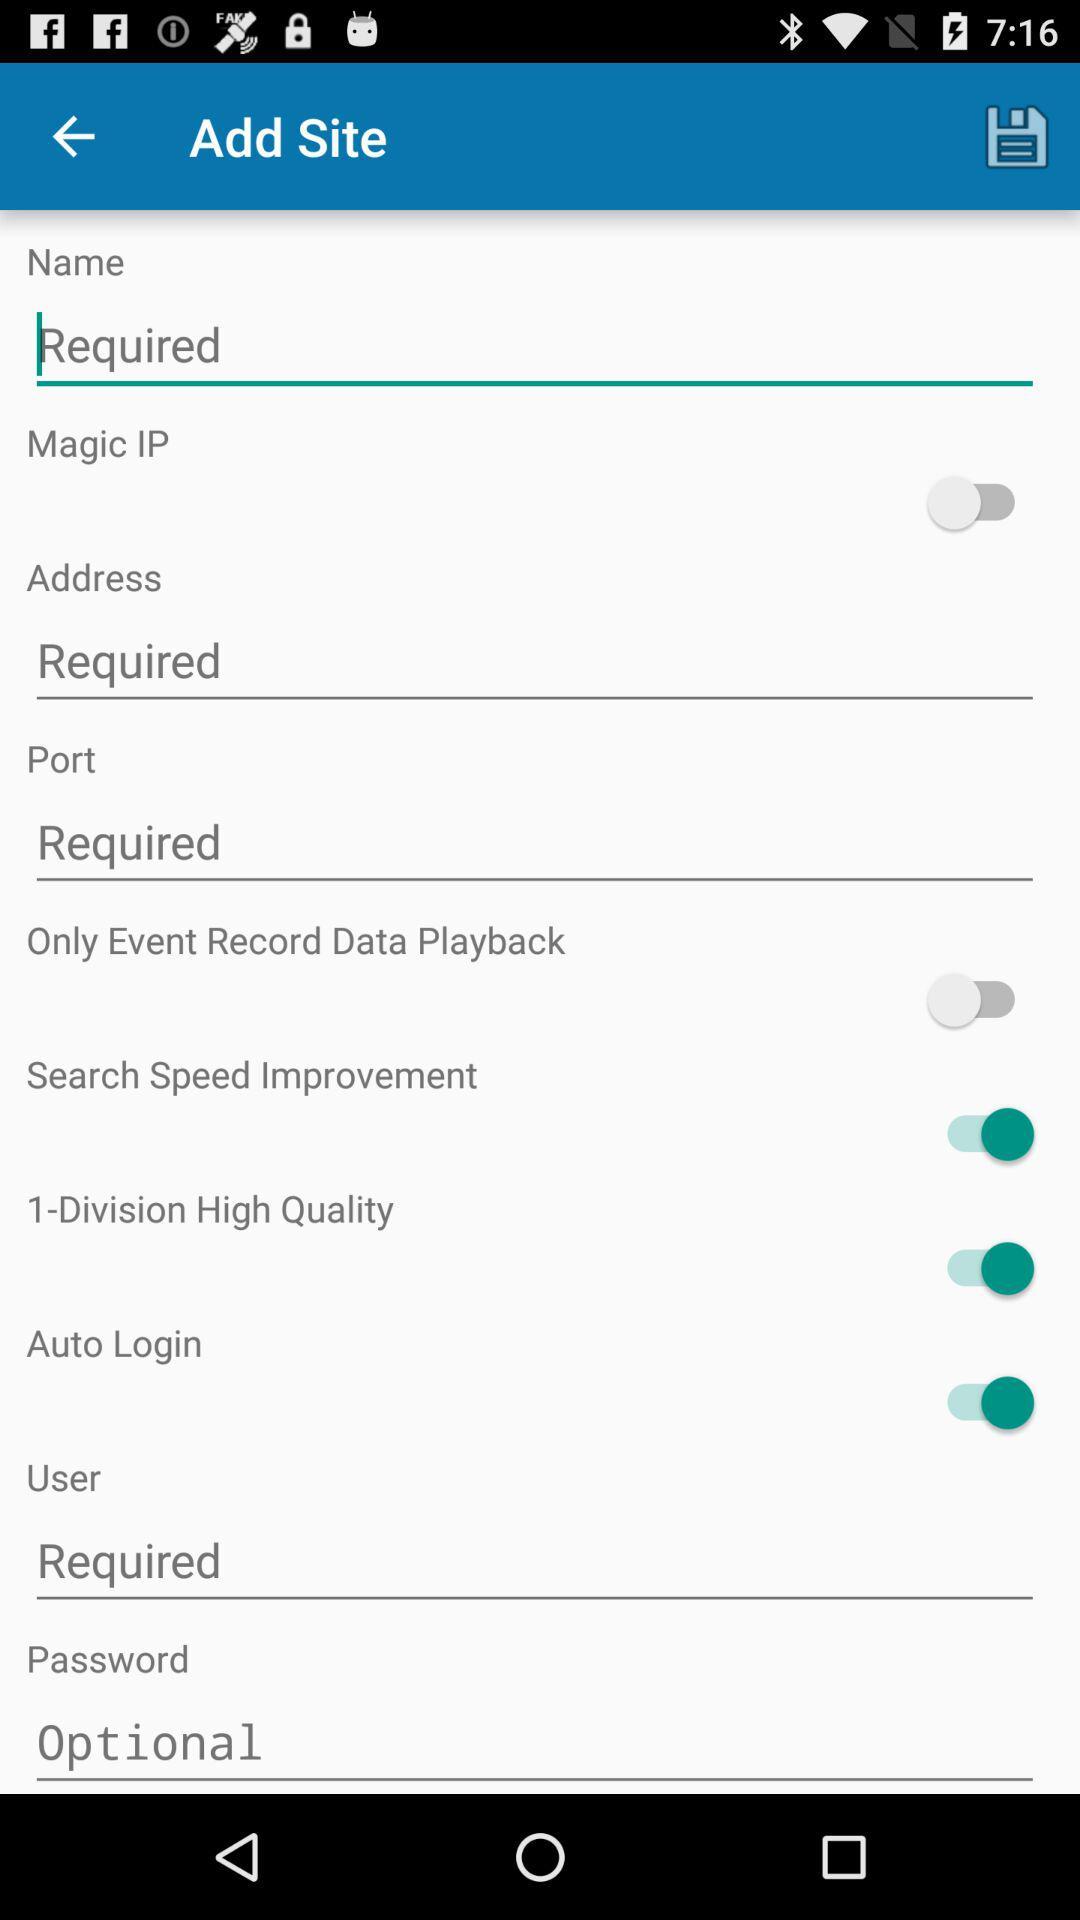 The width and height of the screenshot is (1080, 1920). I want to click on type in ip address, so click(533, 660).